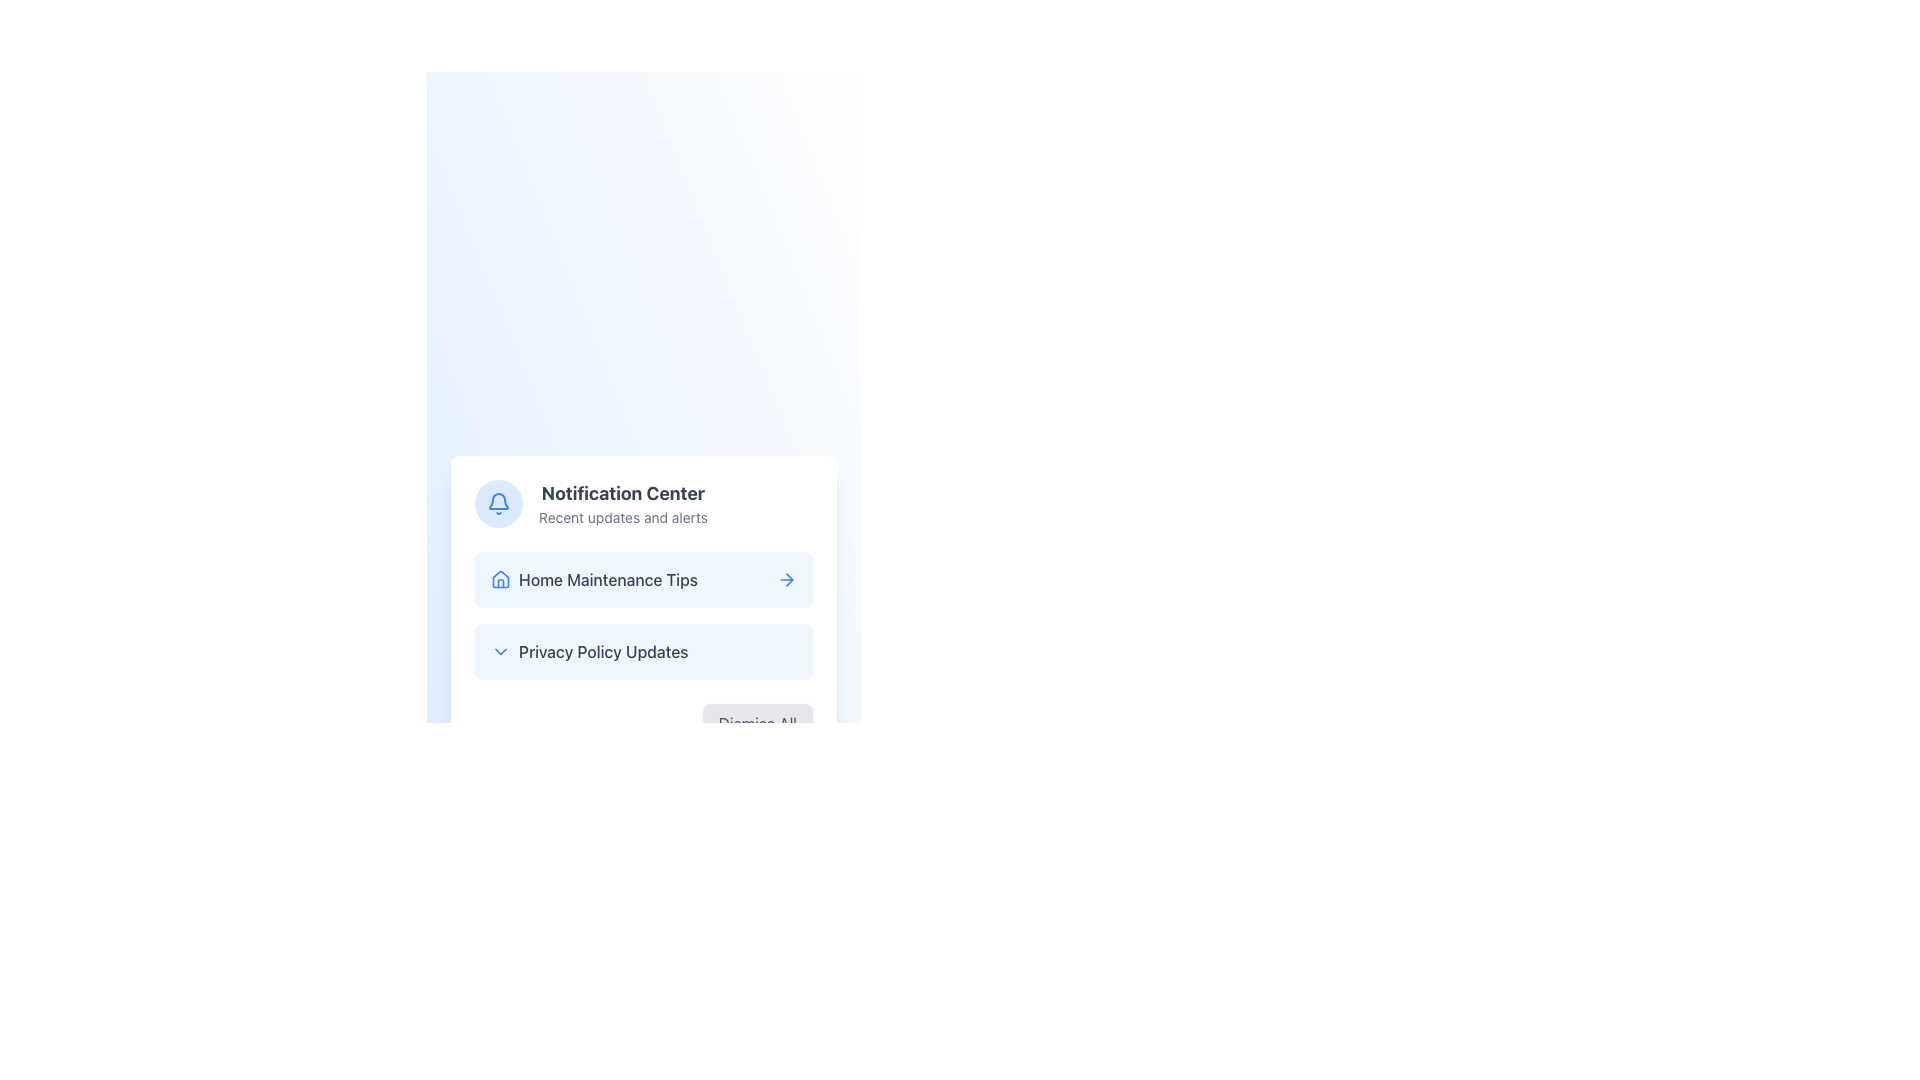  Describe the element at coordinates (622, 493) in the screenshot. I see `the 'Notification Center' text label, which is a large, bold, serif-style font with grey coloring, prominently displayed at the top-left area of the notification panel` at that location.